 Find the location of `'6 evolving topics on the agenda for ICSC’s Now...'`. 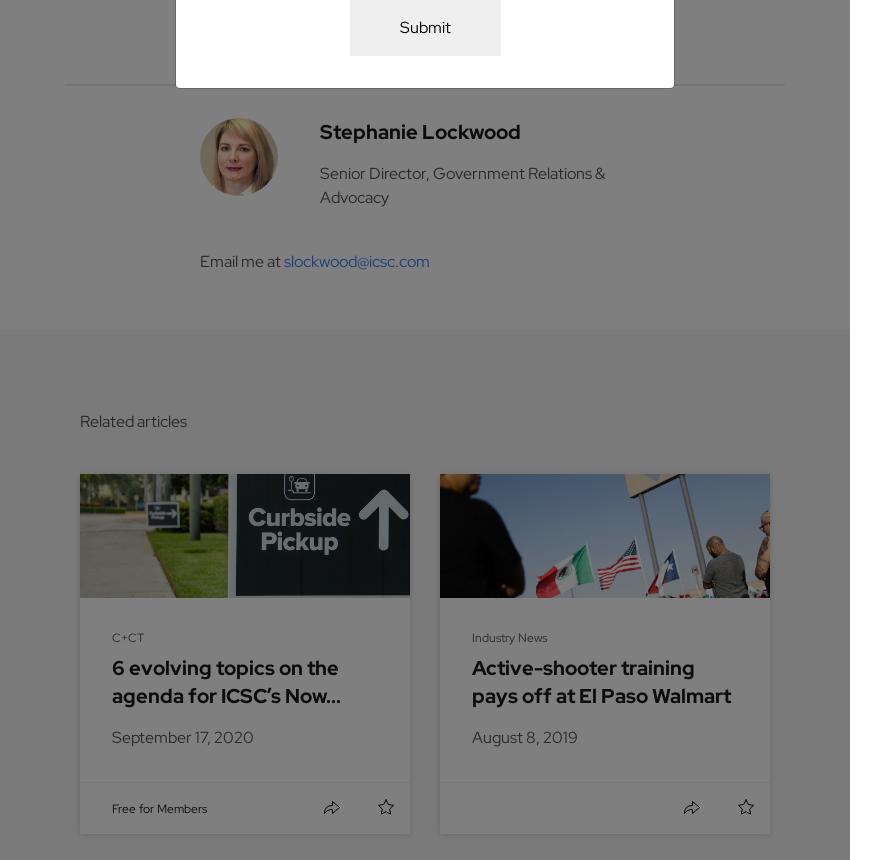

'6 evolving topics on the agenda for ICSC’s Now...' is located at coordinates (112, 681).